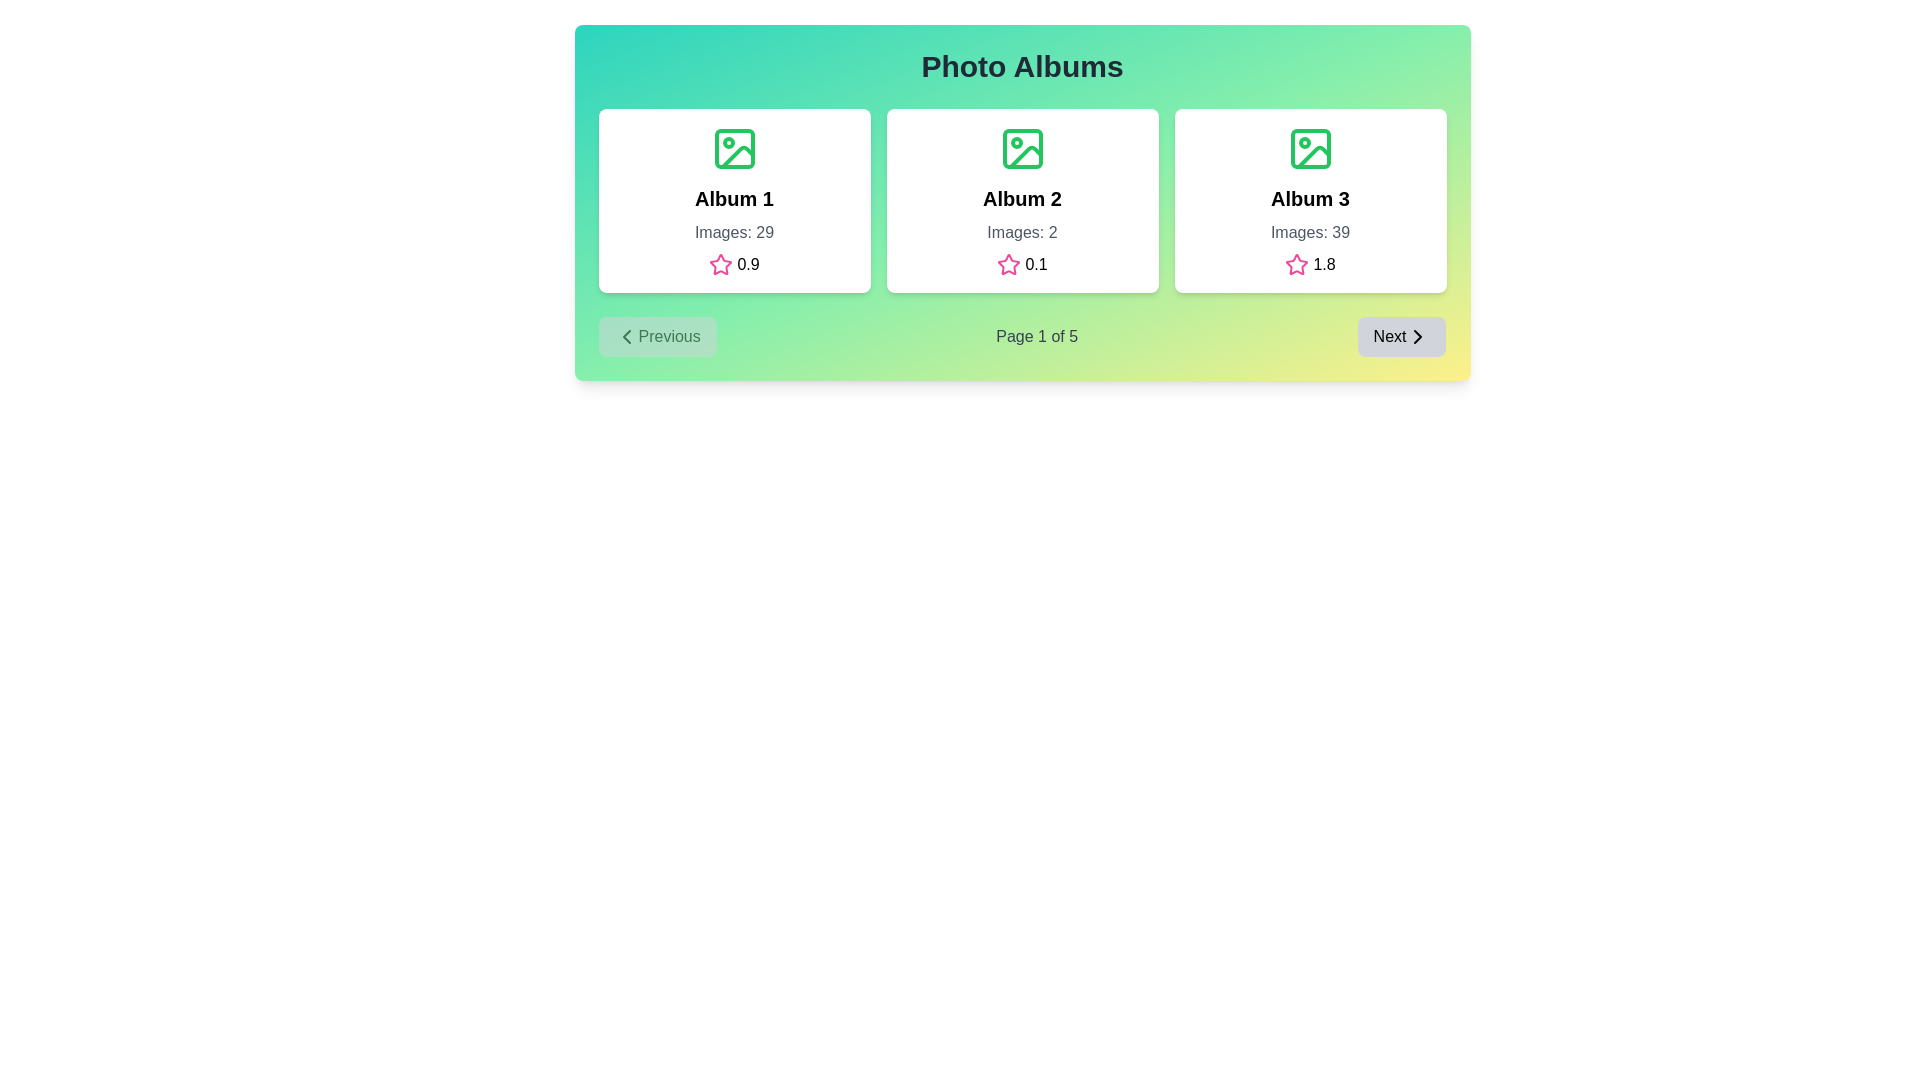  I want to click on the pink star icon with an outlined shape located in the bottom-left corner of the Album 3 card, adjacent to the rating value of '1.8', so click(1297, 264).